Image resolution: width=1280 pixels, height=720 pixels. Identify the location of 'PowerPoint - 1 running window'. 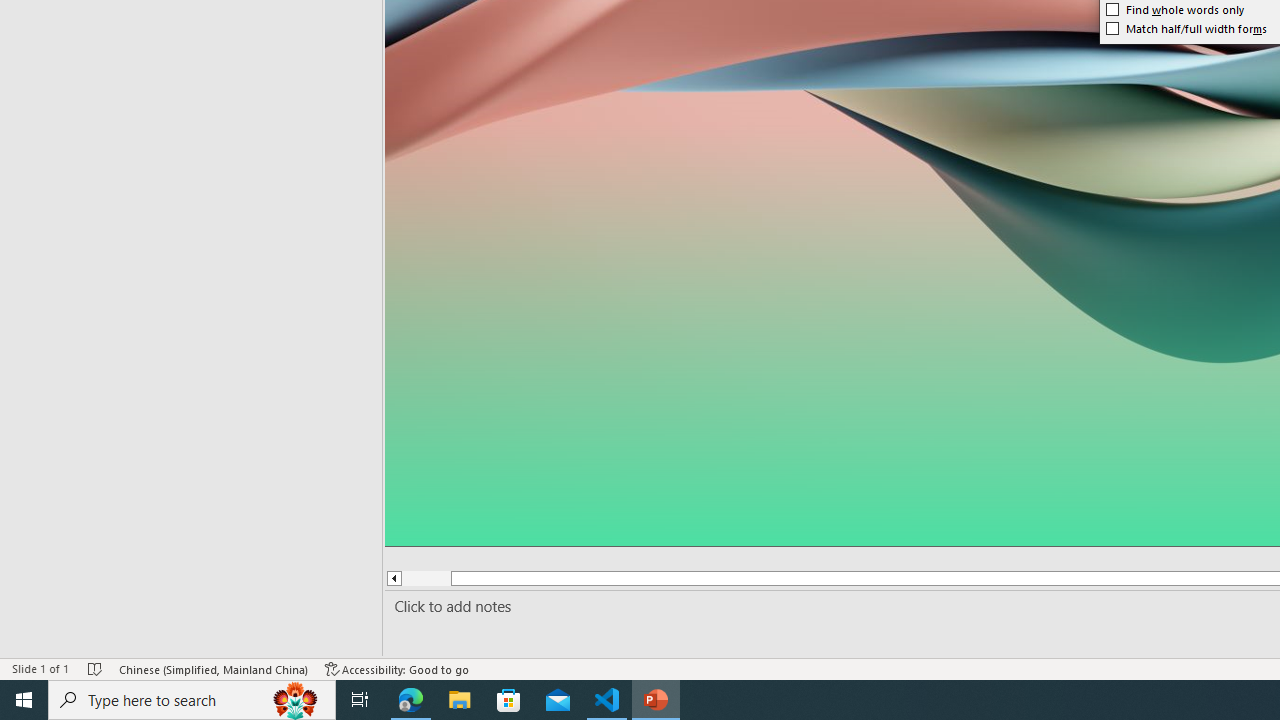
(656, 698).